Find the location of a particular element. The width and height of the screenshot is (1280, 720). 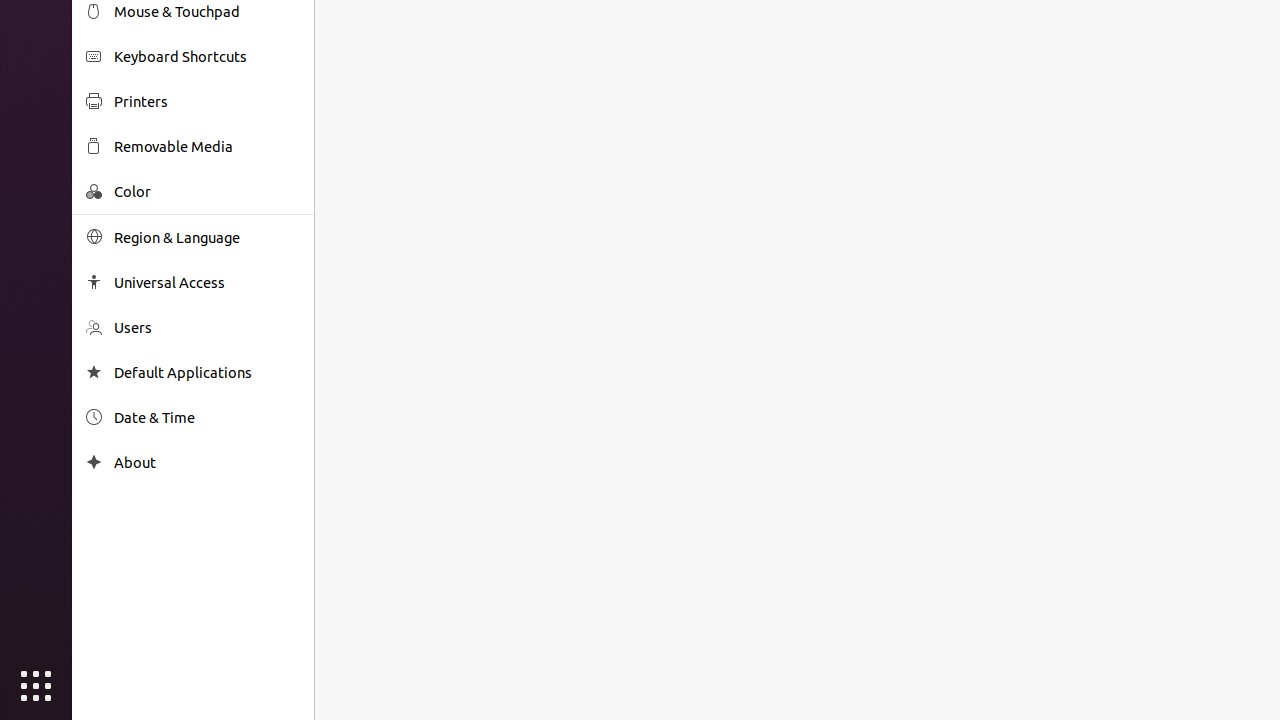

'Date & Time' is located at coordinates (206, 416).